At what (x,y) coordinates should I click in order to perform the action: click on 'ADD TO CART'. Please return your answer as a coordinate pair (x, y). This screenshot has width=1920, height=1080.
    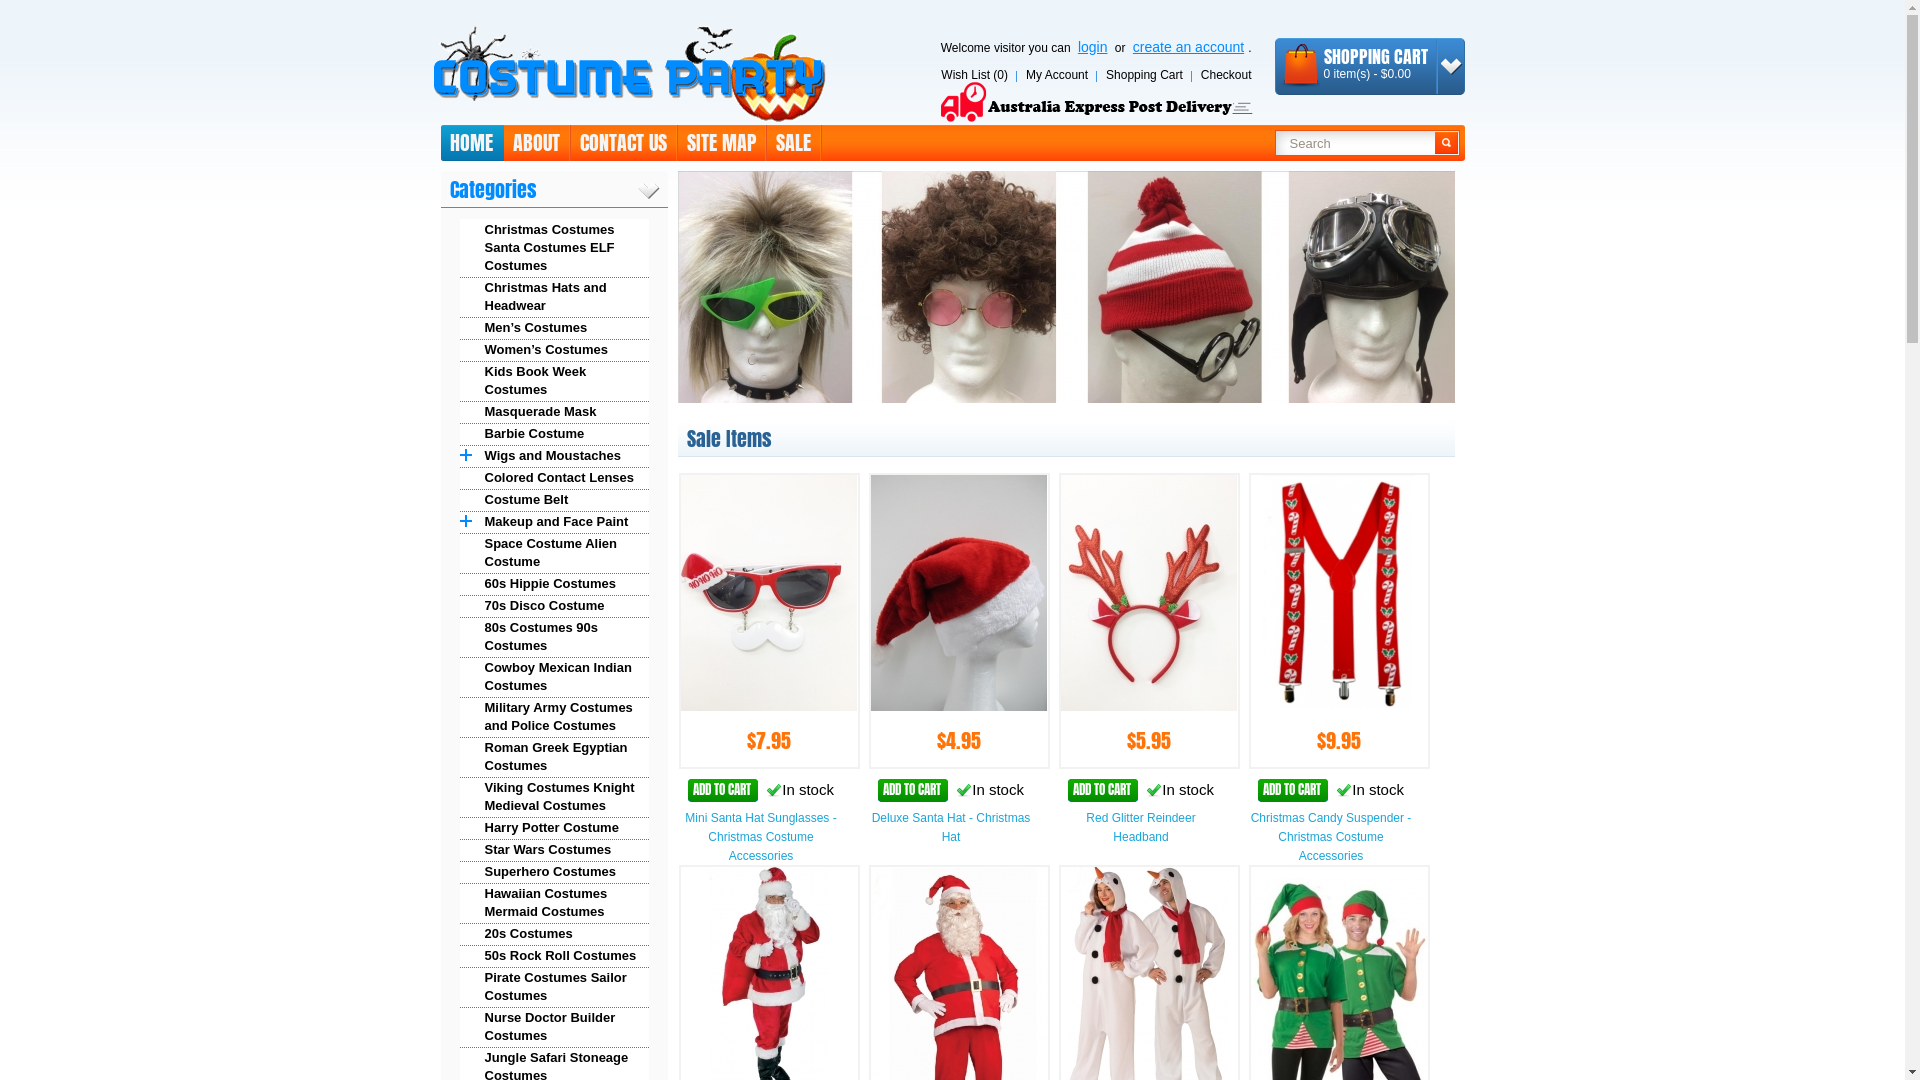
    Looking at the image, I should click on (722, 789).